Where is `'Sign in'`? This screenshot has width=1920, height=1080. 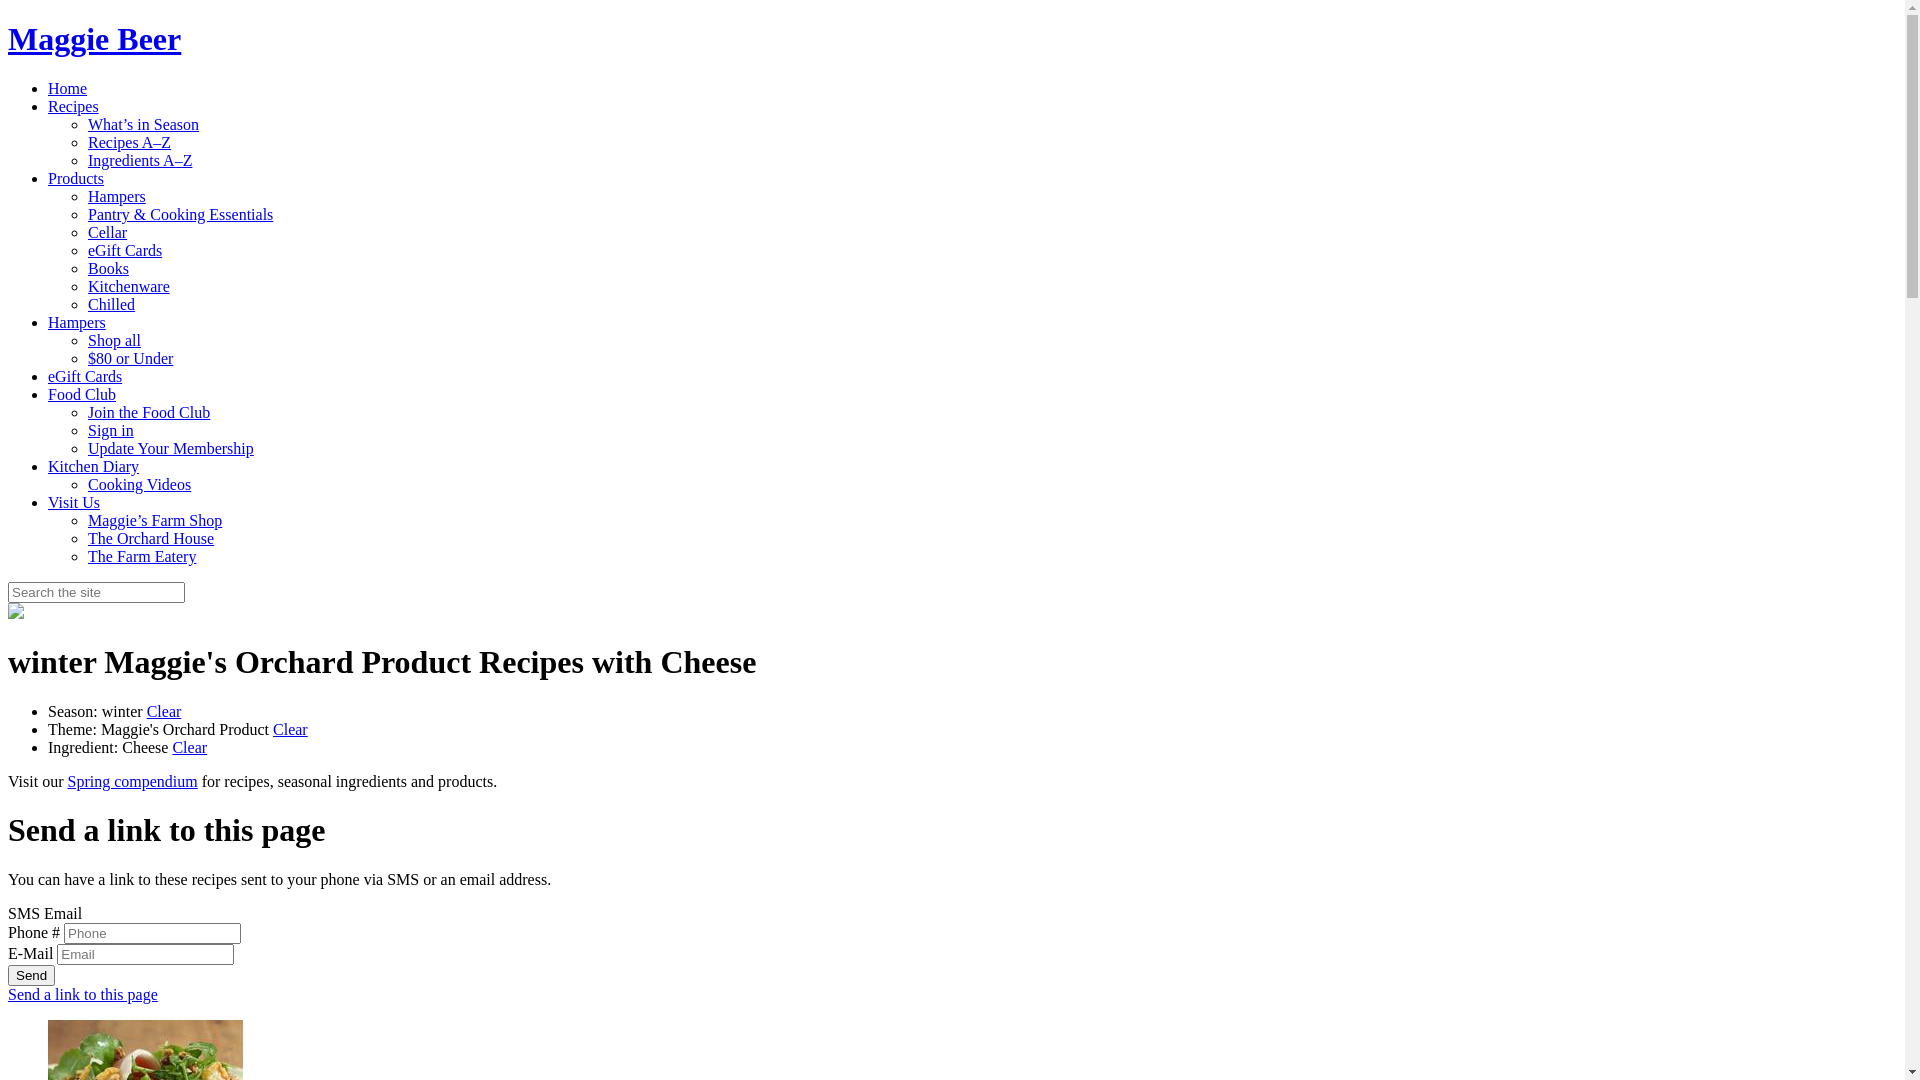
'Sign in' is located at coordinates (109, 429).